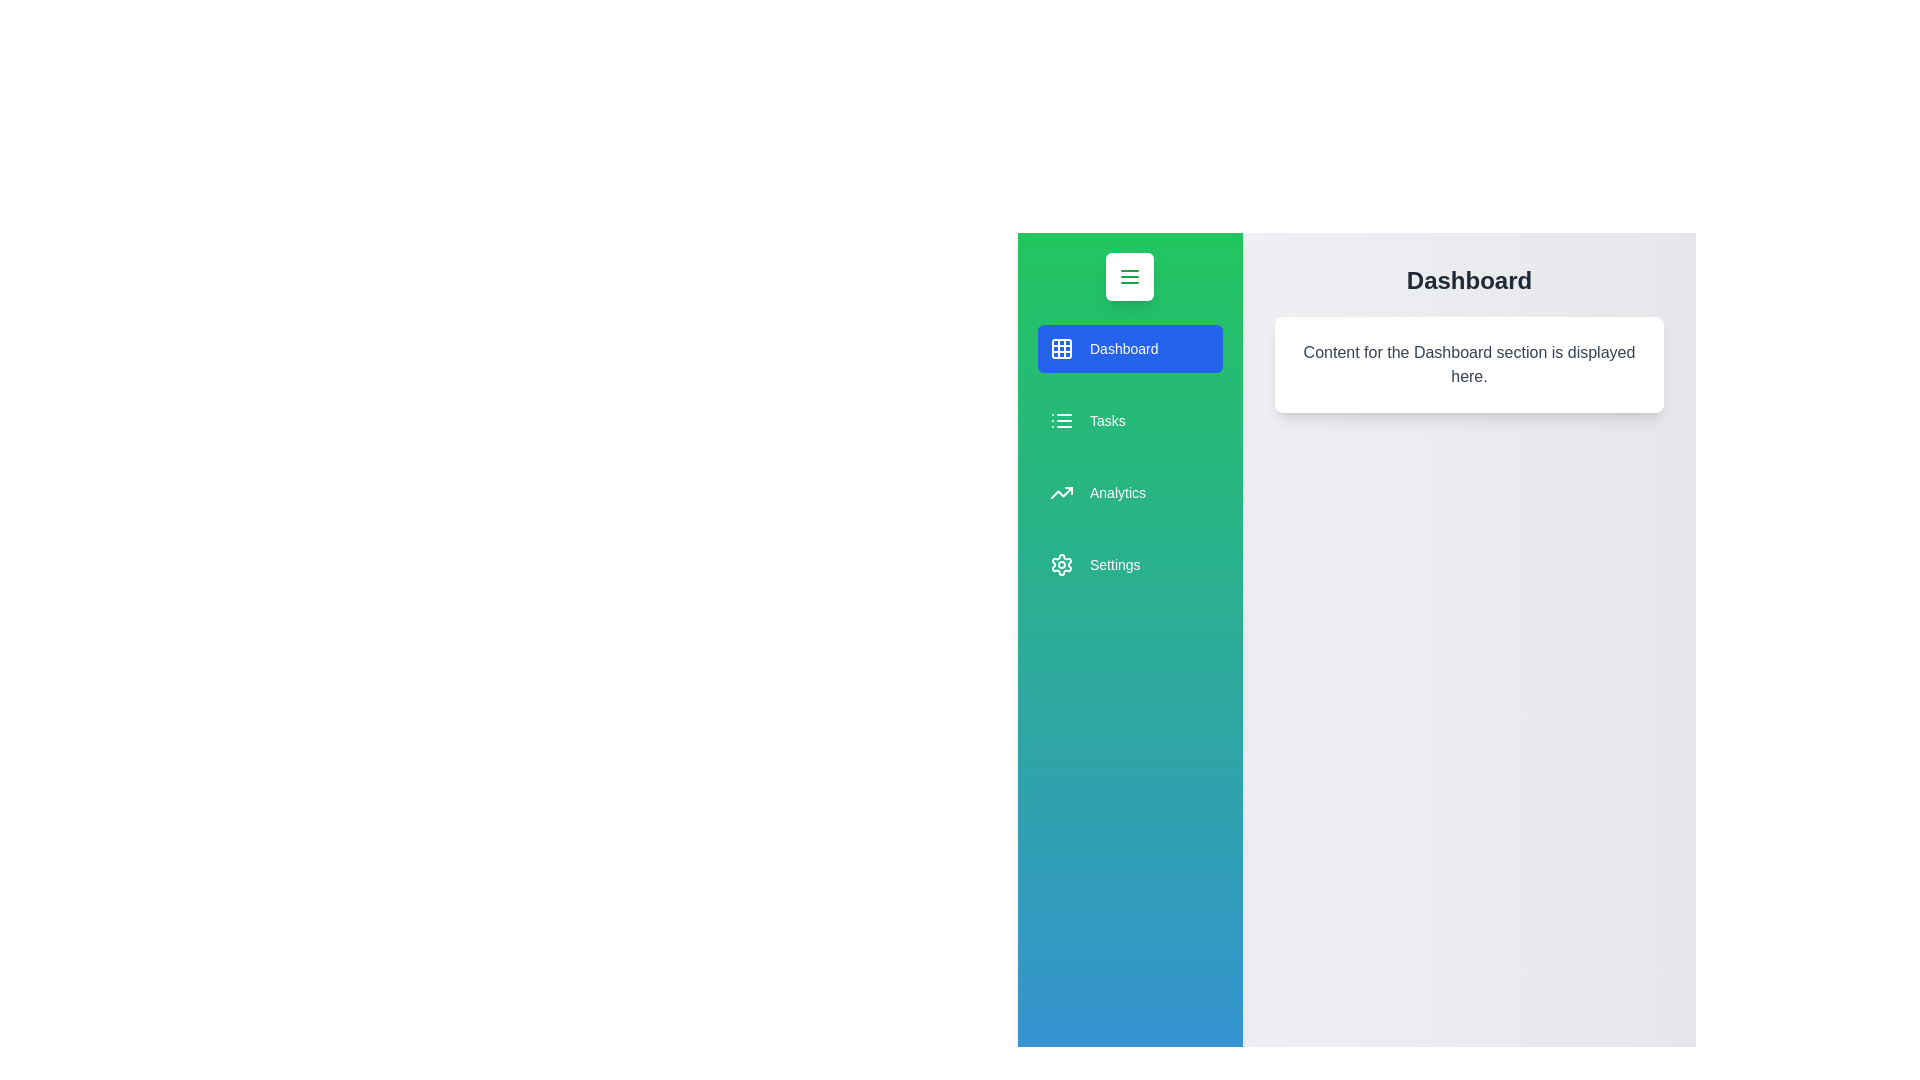 The height and width of the screenshot is (1080, 1920). Describe the element at coordinates (1129, 347) in the screenshot. I see `the Dashboard tab` at that location.